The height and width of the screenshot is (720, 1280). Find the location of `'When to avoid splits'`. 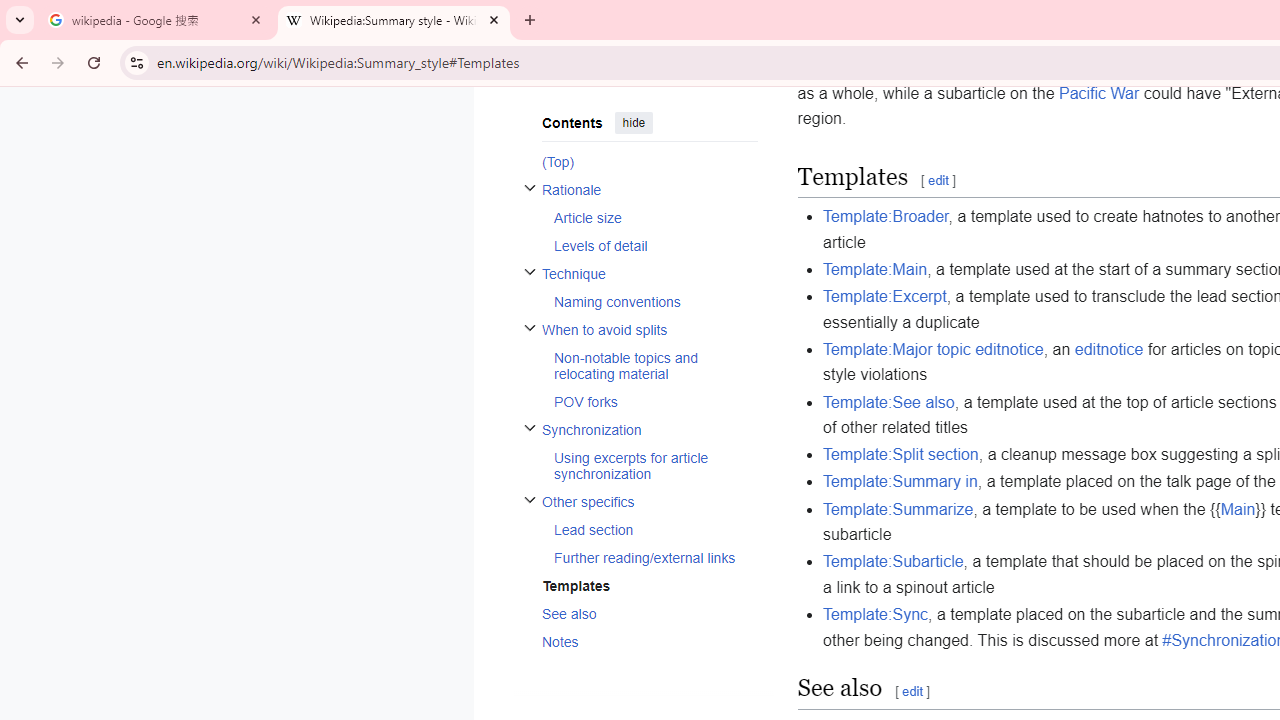

'When to avoid splits' is located at coordinates (649, 328).